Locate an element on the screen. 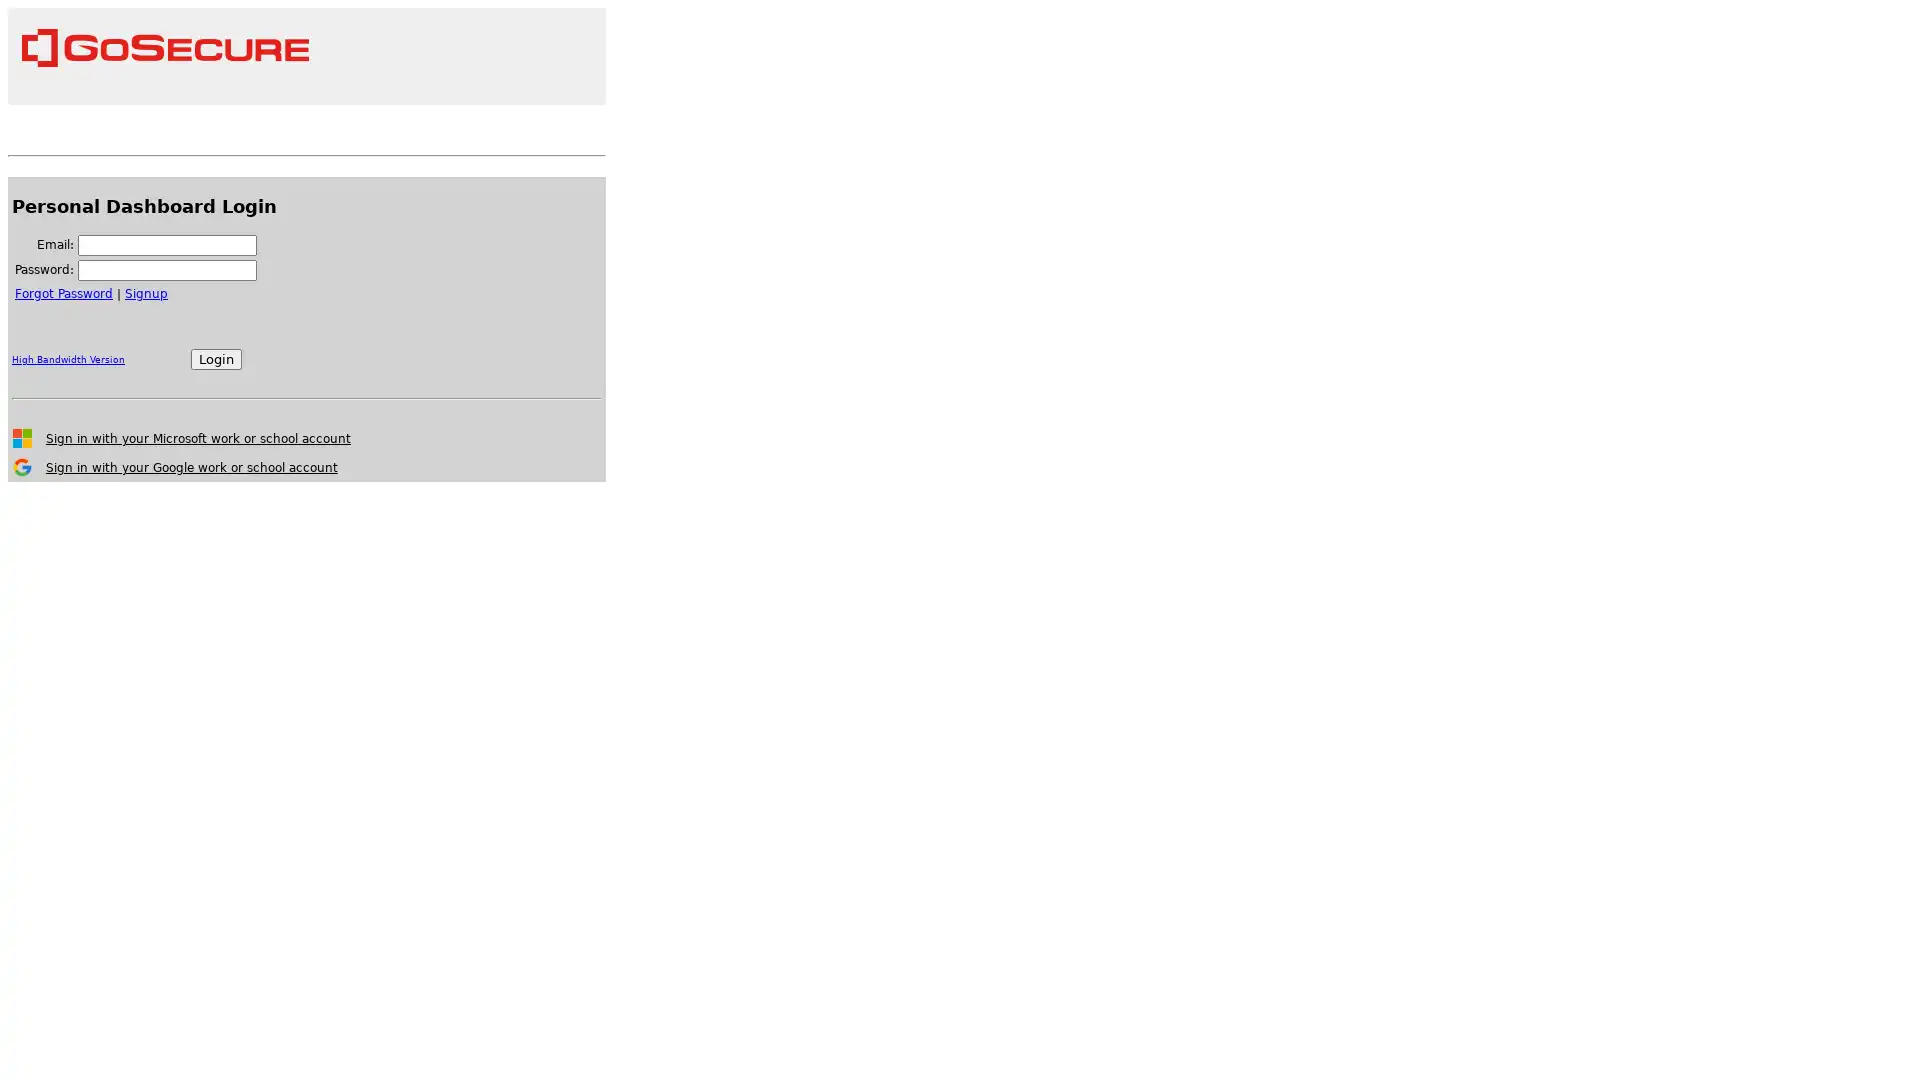 This screenshot has height=1080, width=1920. Login is located at coordinates (216, 358).